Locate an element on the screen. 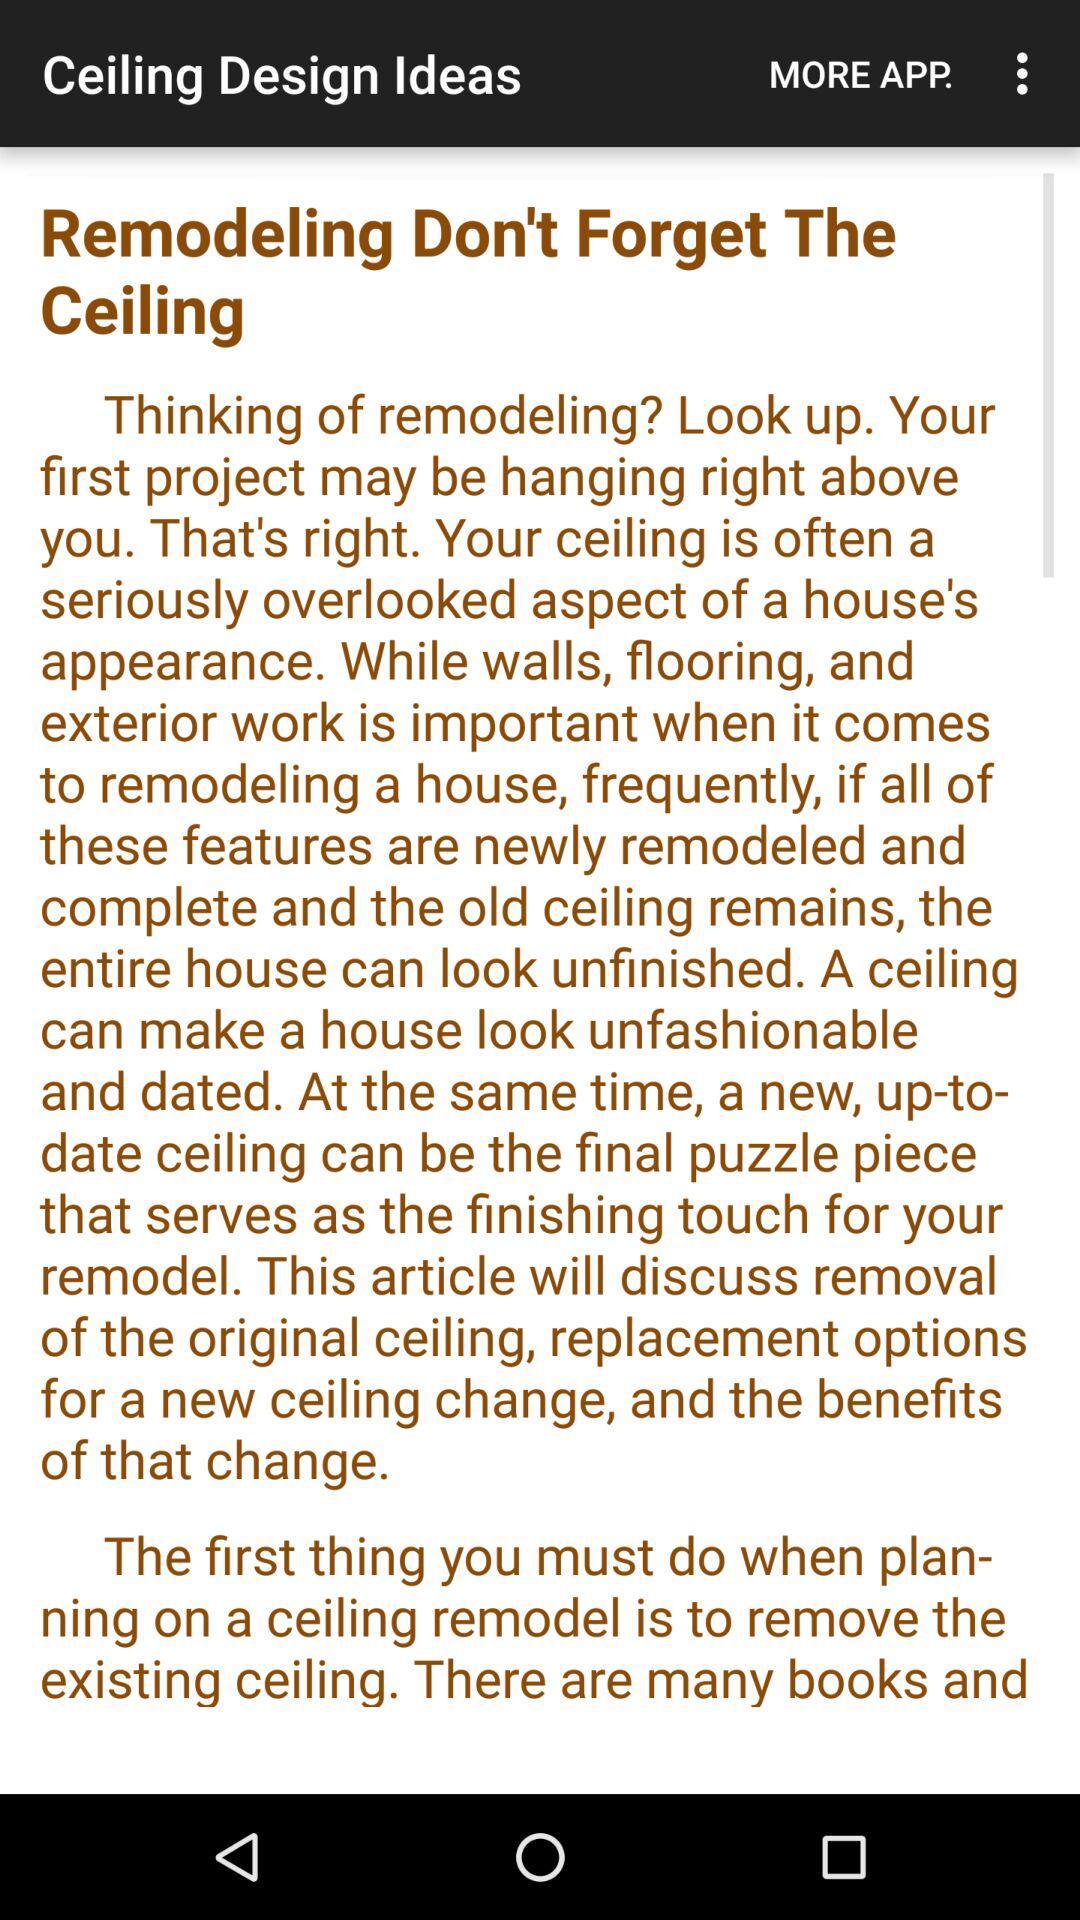  the icon next to the ceiling design ideas item is located at coordinates (860, 73).